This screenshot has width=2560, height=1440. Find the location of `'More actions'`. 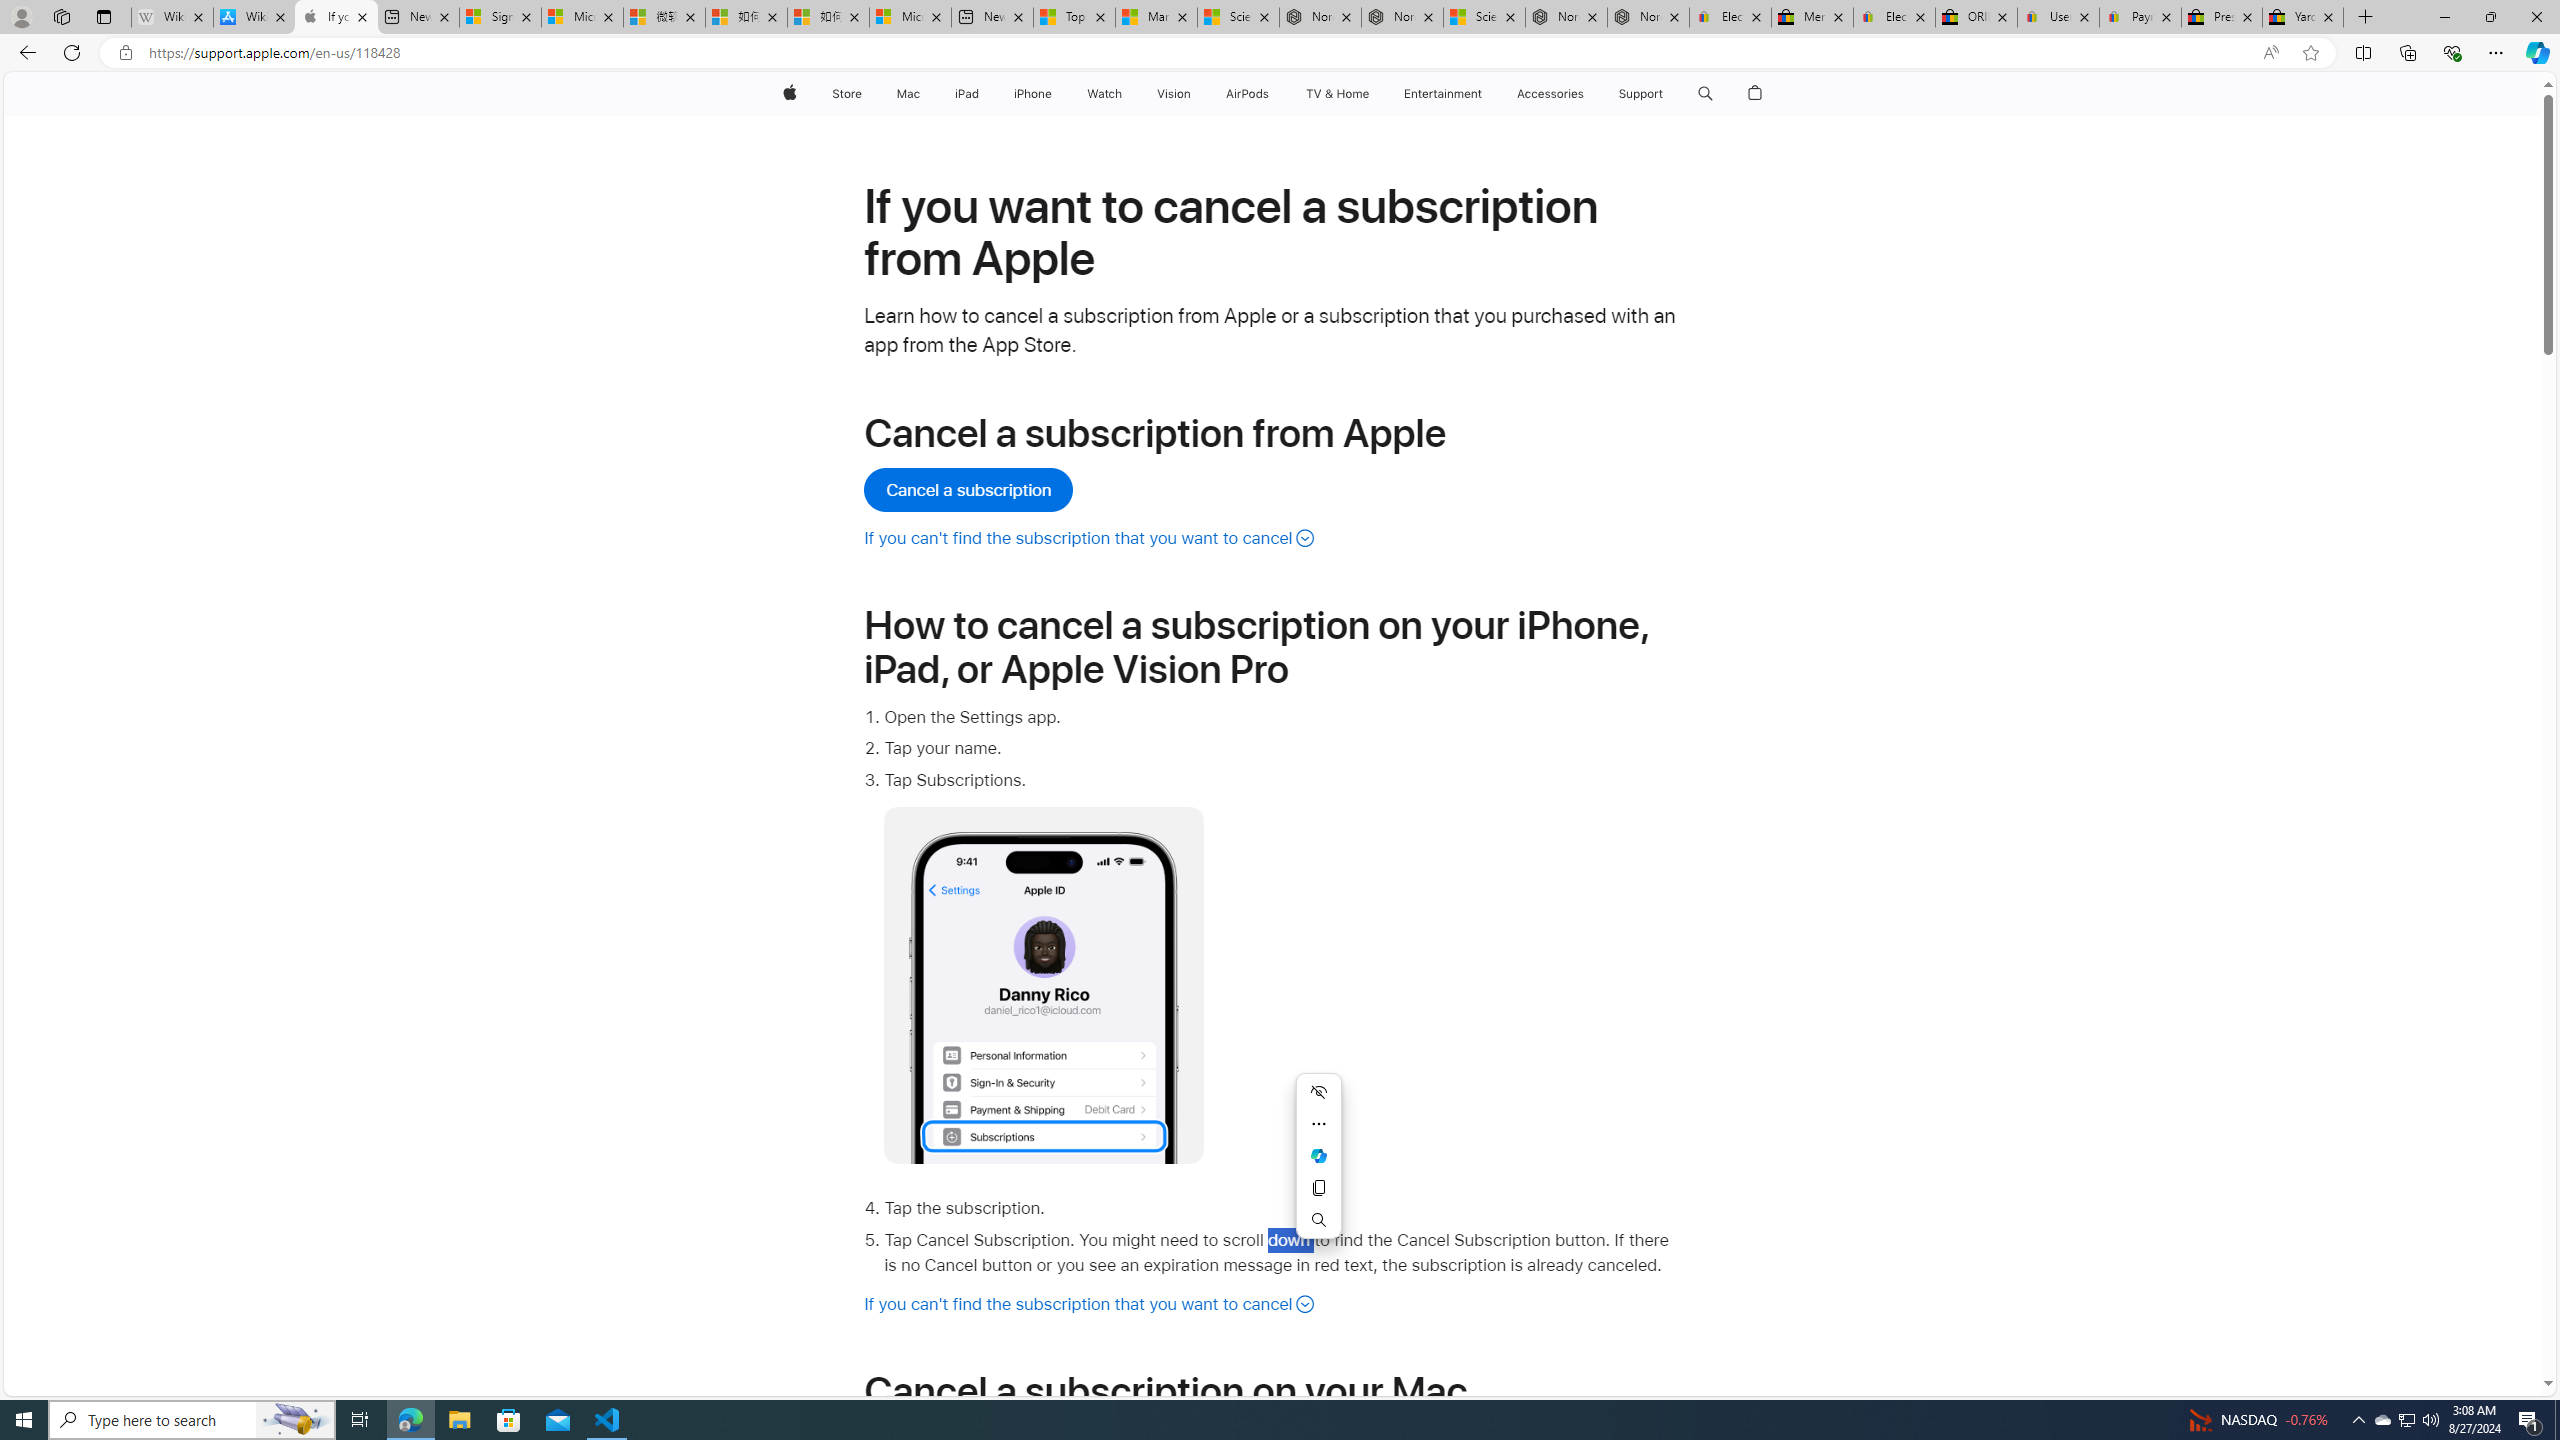

'More actions' is located at coordinates (1318, 1122).